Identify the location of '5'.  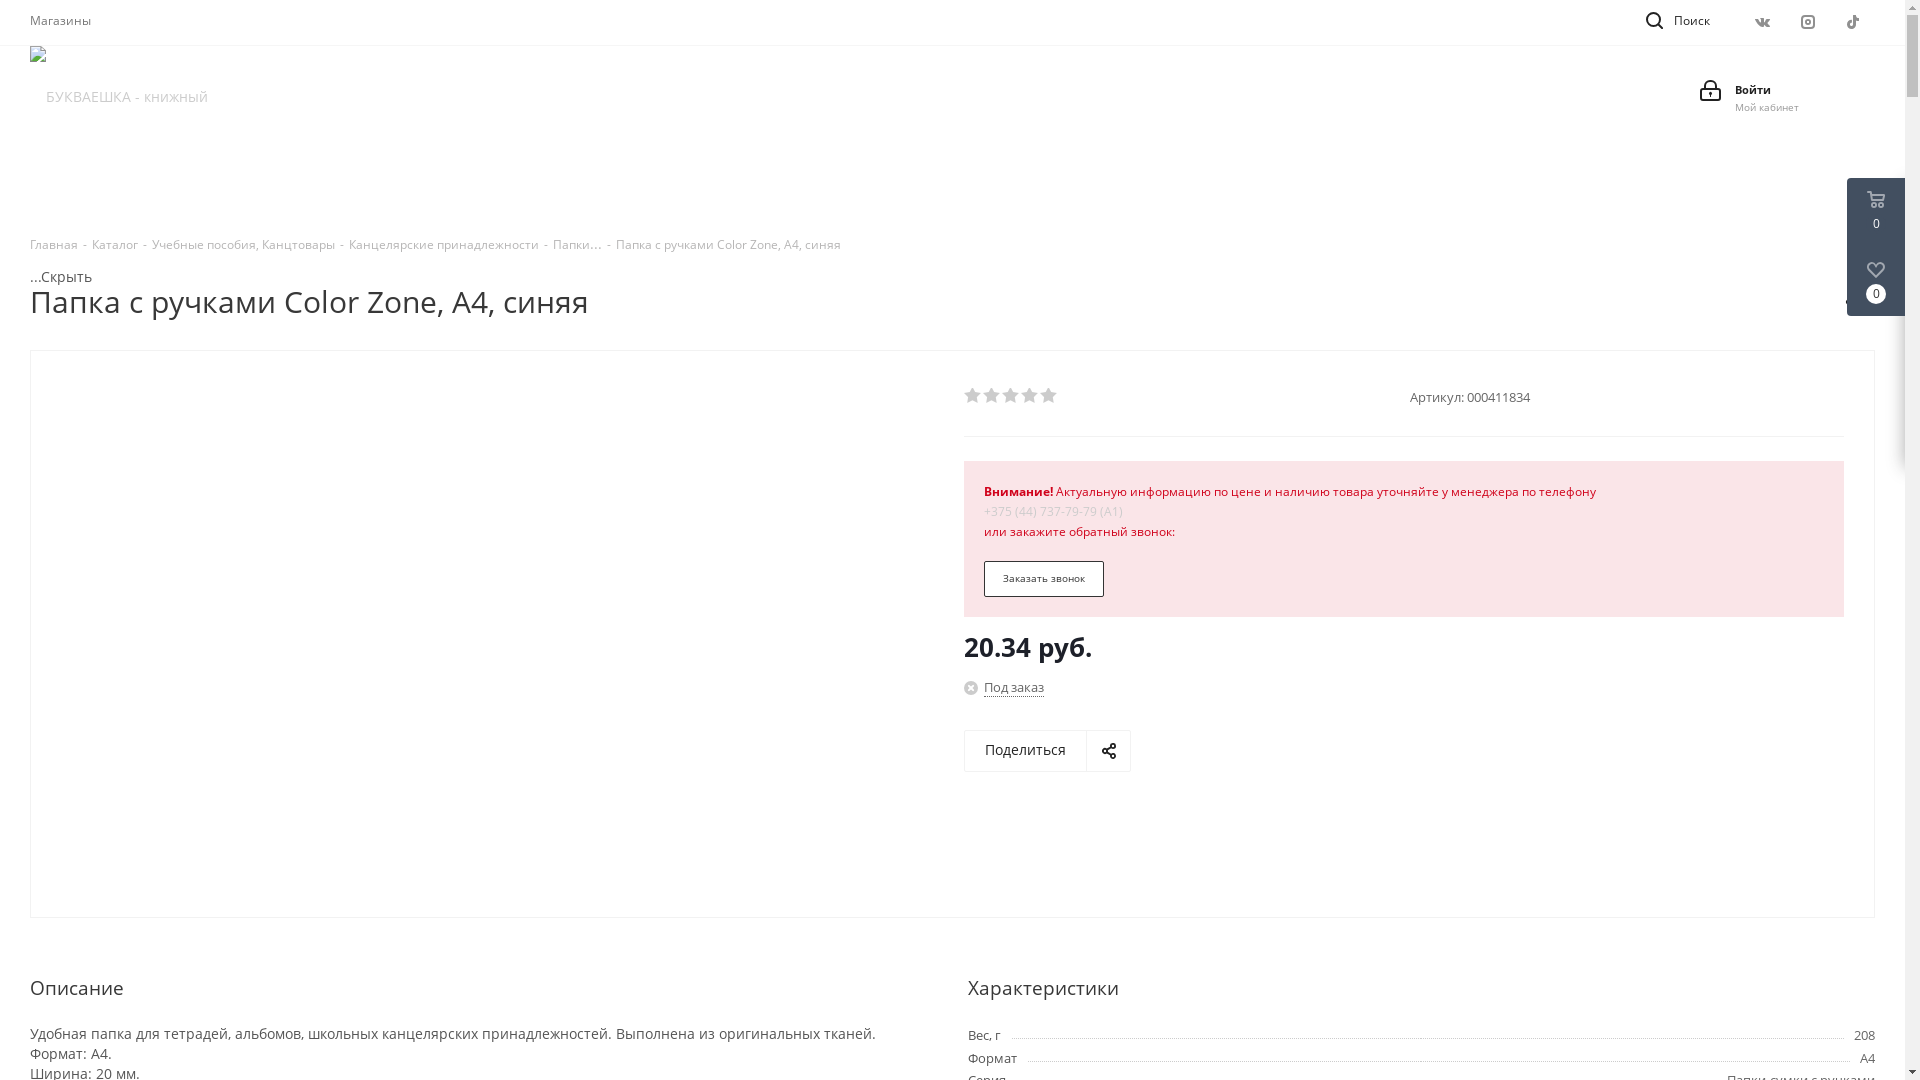
(1040, 396).